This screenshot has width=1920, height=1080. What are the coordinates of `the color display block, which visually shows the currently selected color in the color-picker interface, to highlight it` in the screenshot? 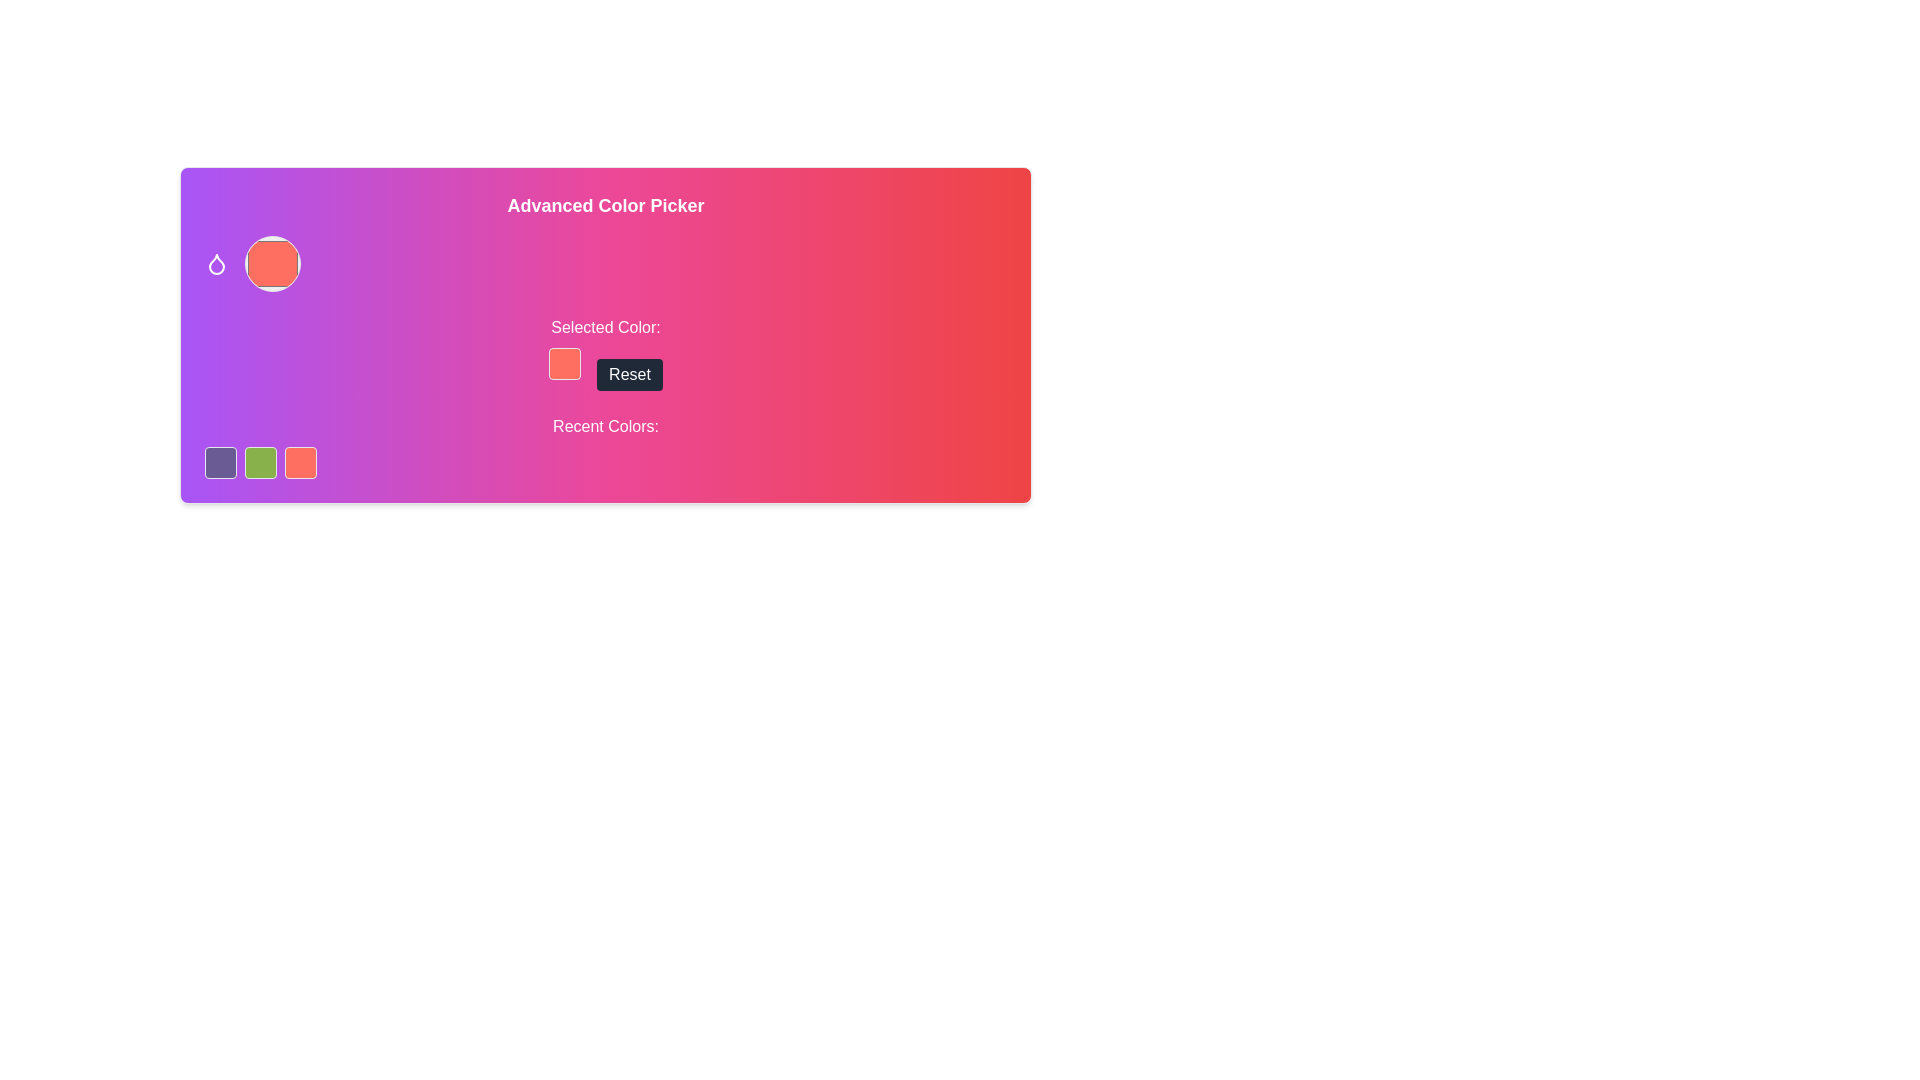 It's located at (564, 363).